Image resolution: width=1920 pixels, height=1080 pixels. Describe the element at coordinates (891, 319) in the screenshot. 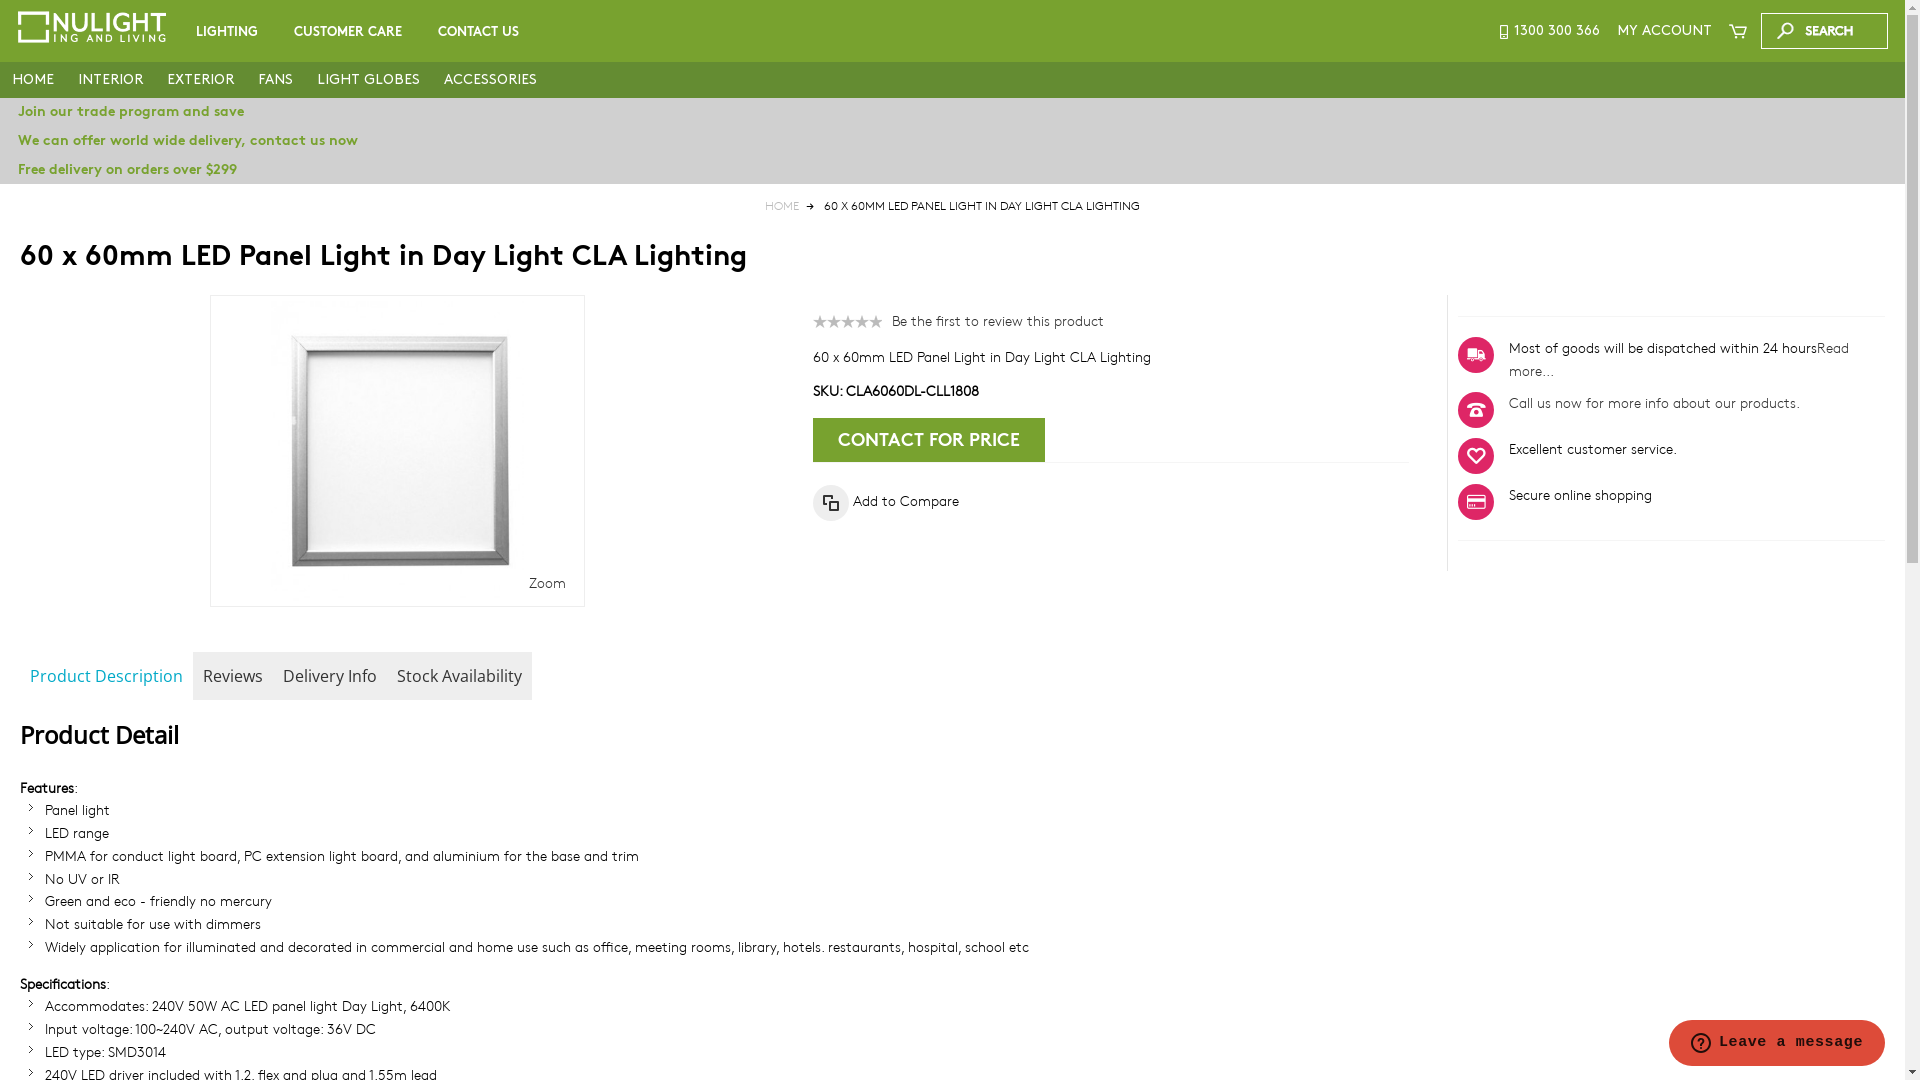

I see `'Be the first to review this product'` at that location.